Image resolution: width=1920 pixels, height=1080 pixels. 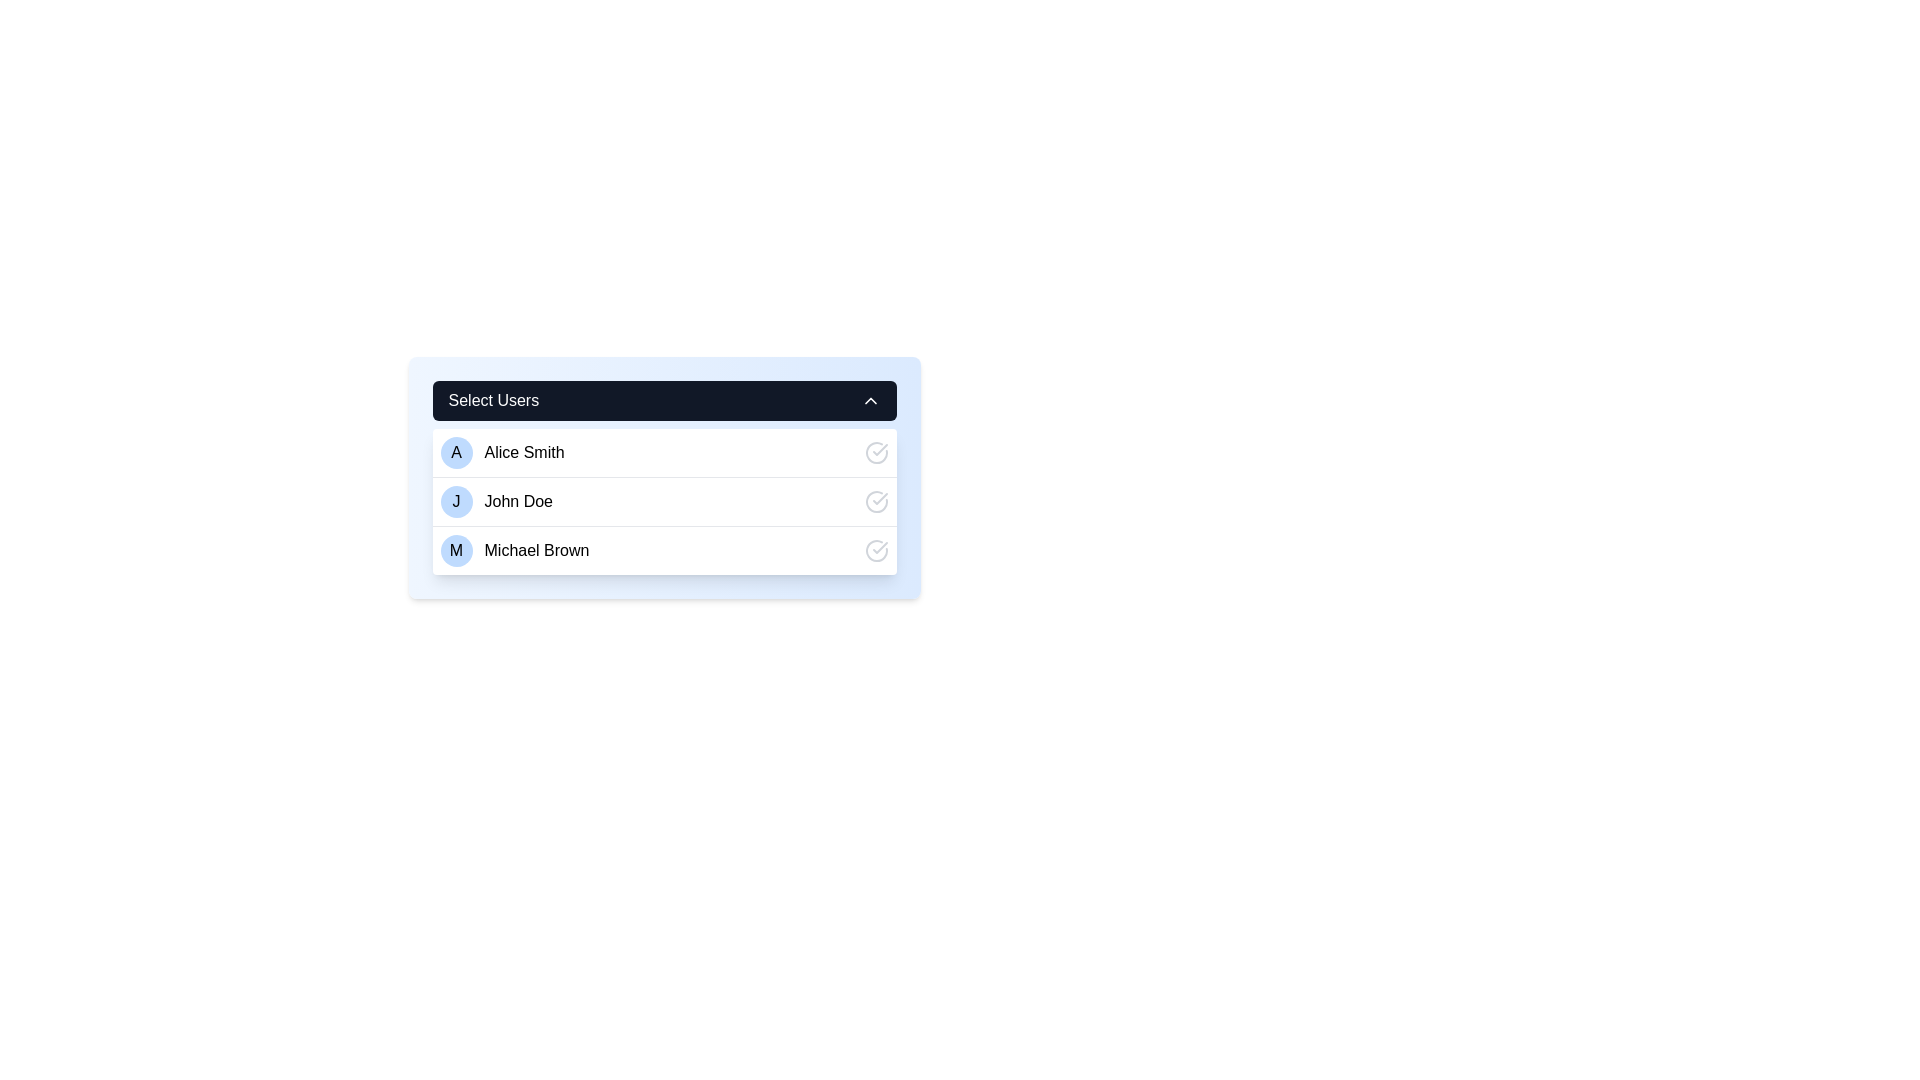 What do you see at coordinates (876, 452) in the screenshot?
I see `the Checkmark icon, which is a circular icon with a checkmark design located to the far right of the row associated with 'Alice Smith'` at bounding box center [876, 452].